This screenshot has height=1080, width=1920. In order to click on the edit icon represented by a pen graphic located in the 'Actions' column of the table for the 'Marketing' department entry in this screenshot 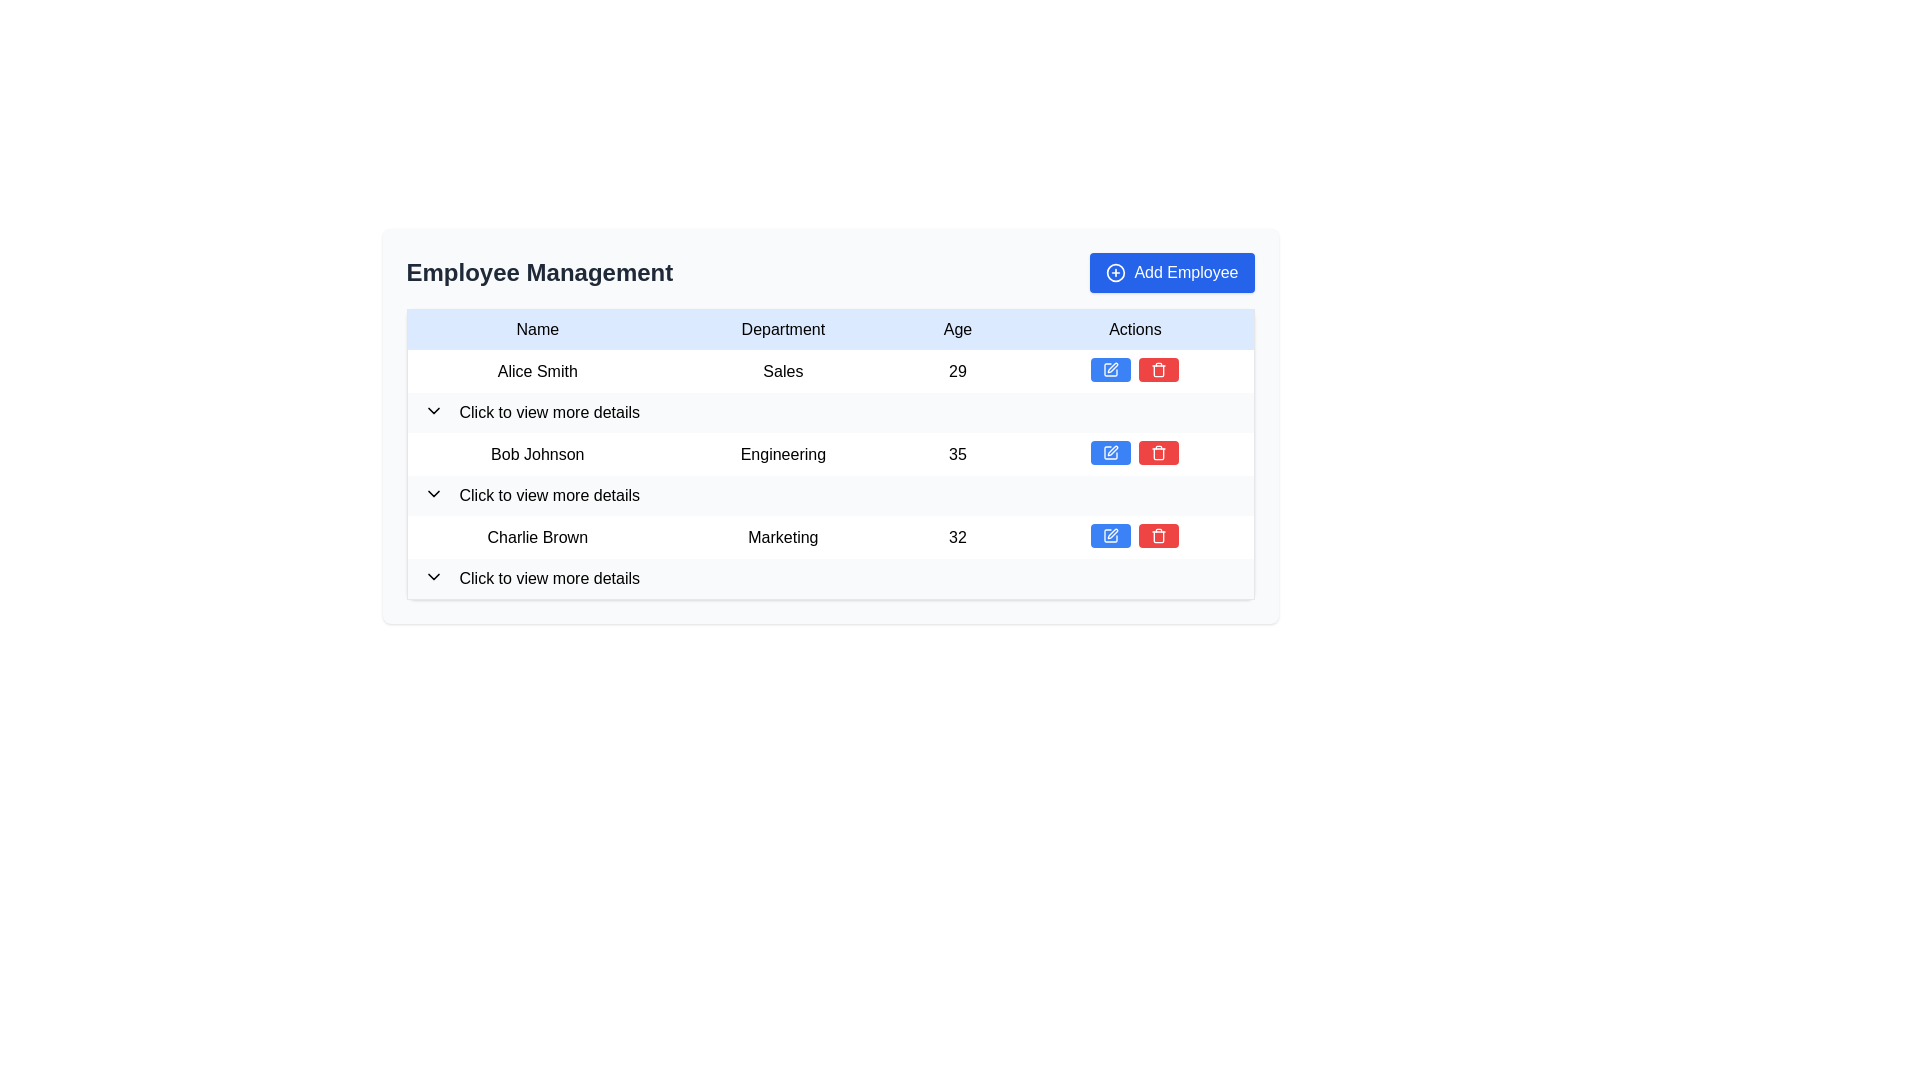, I will do `click(1112, 532)`.